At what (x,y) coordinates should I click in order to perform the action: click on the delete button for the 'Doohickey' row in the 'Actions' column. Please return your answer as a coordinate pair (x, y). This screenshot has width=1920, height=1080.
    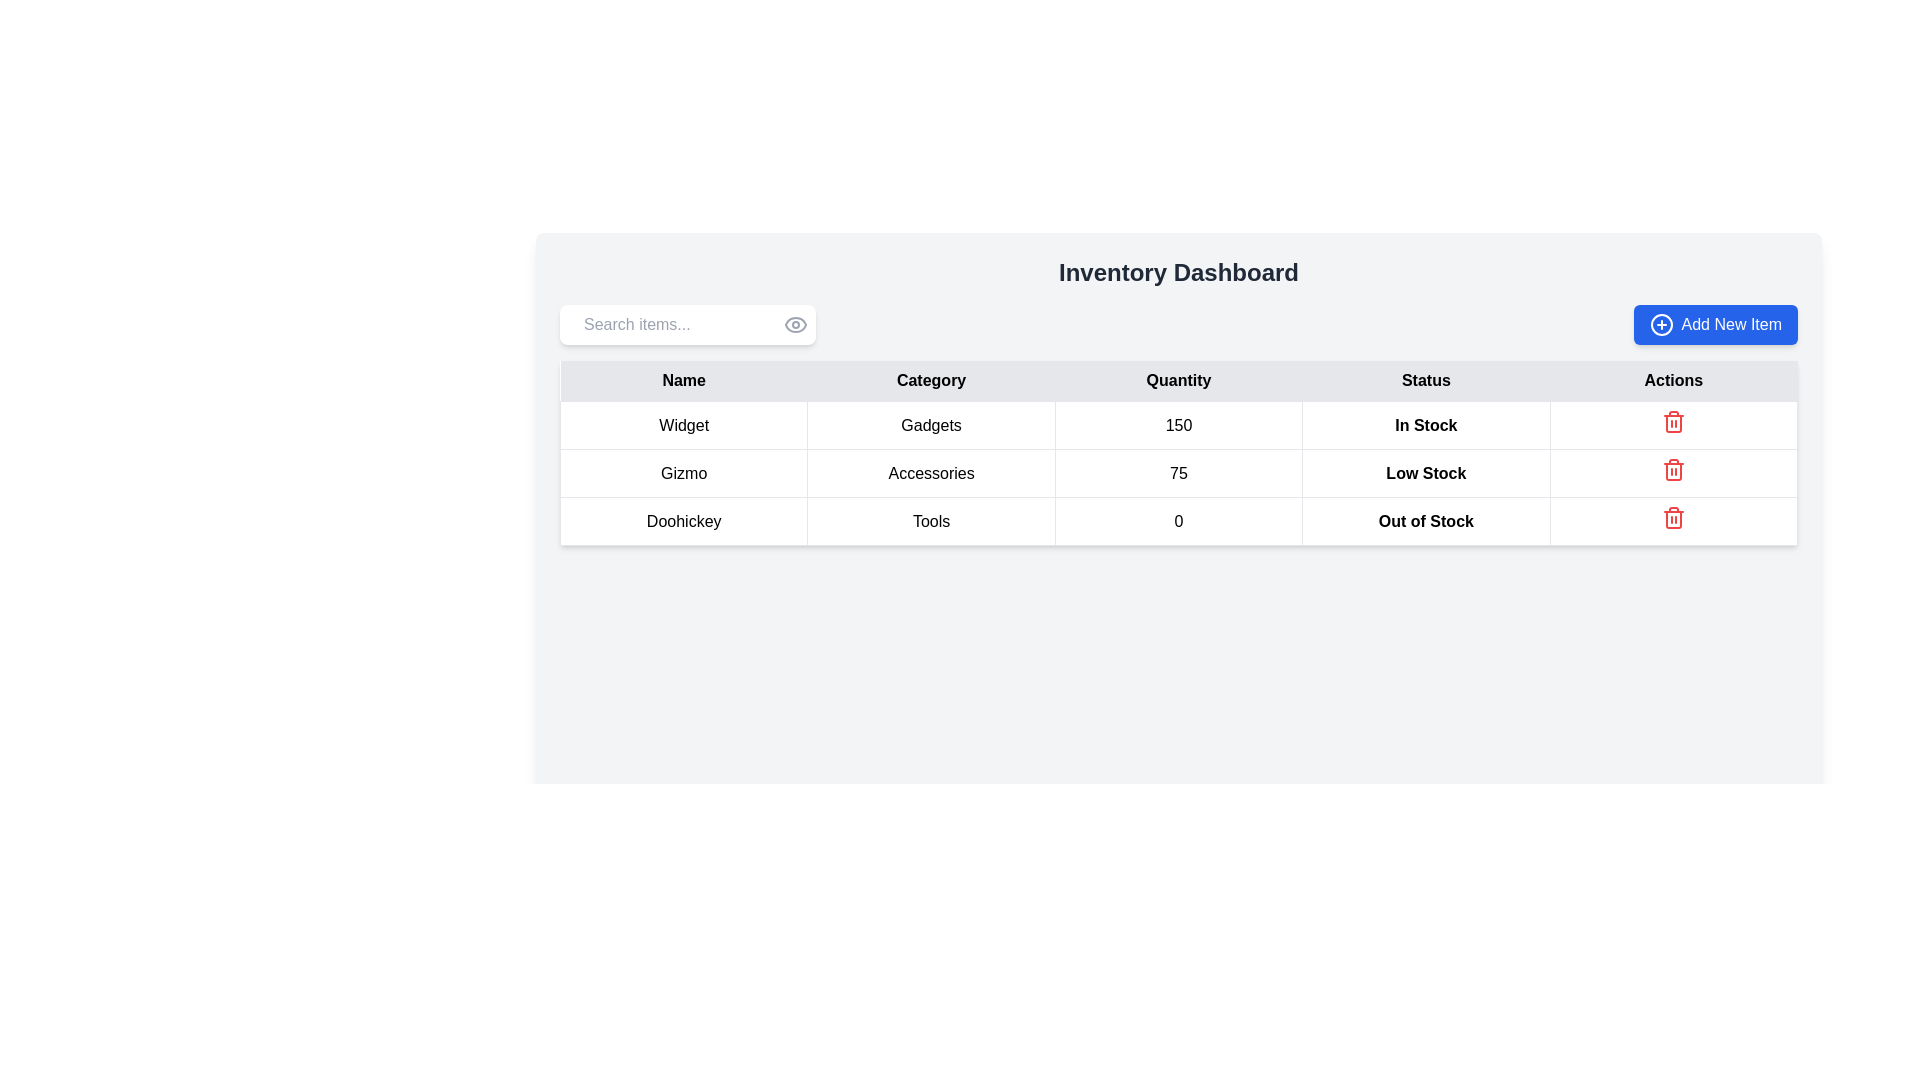
    Looking at the image, I should click on (1673, 470).